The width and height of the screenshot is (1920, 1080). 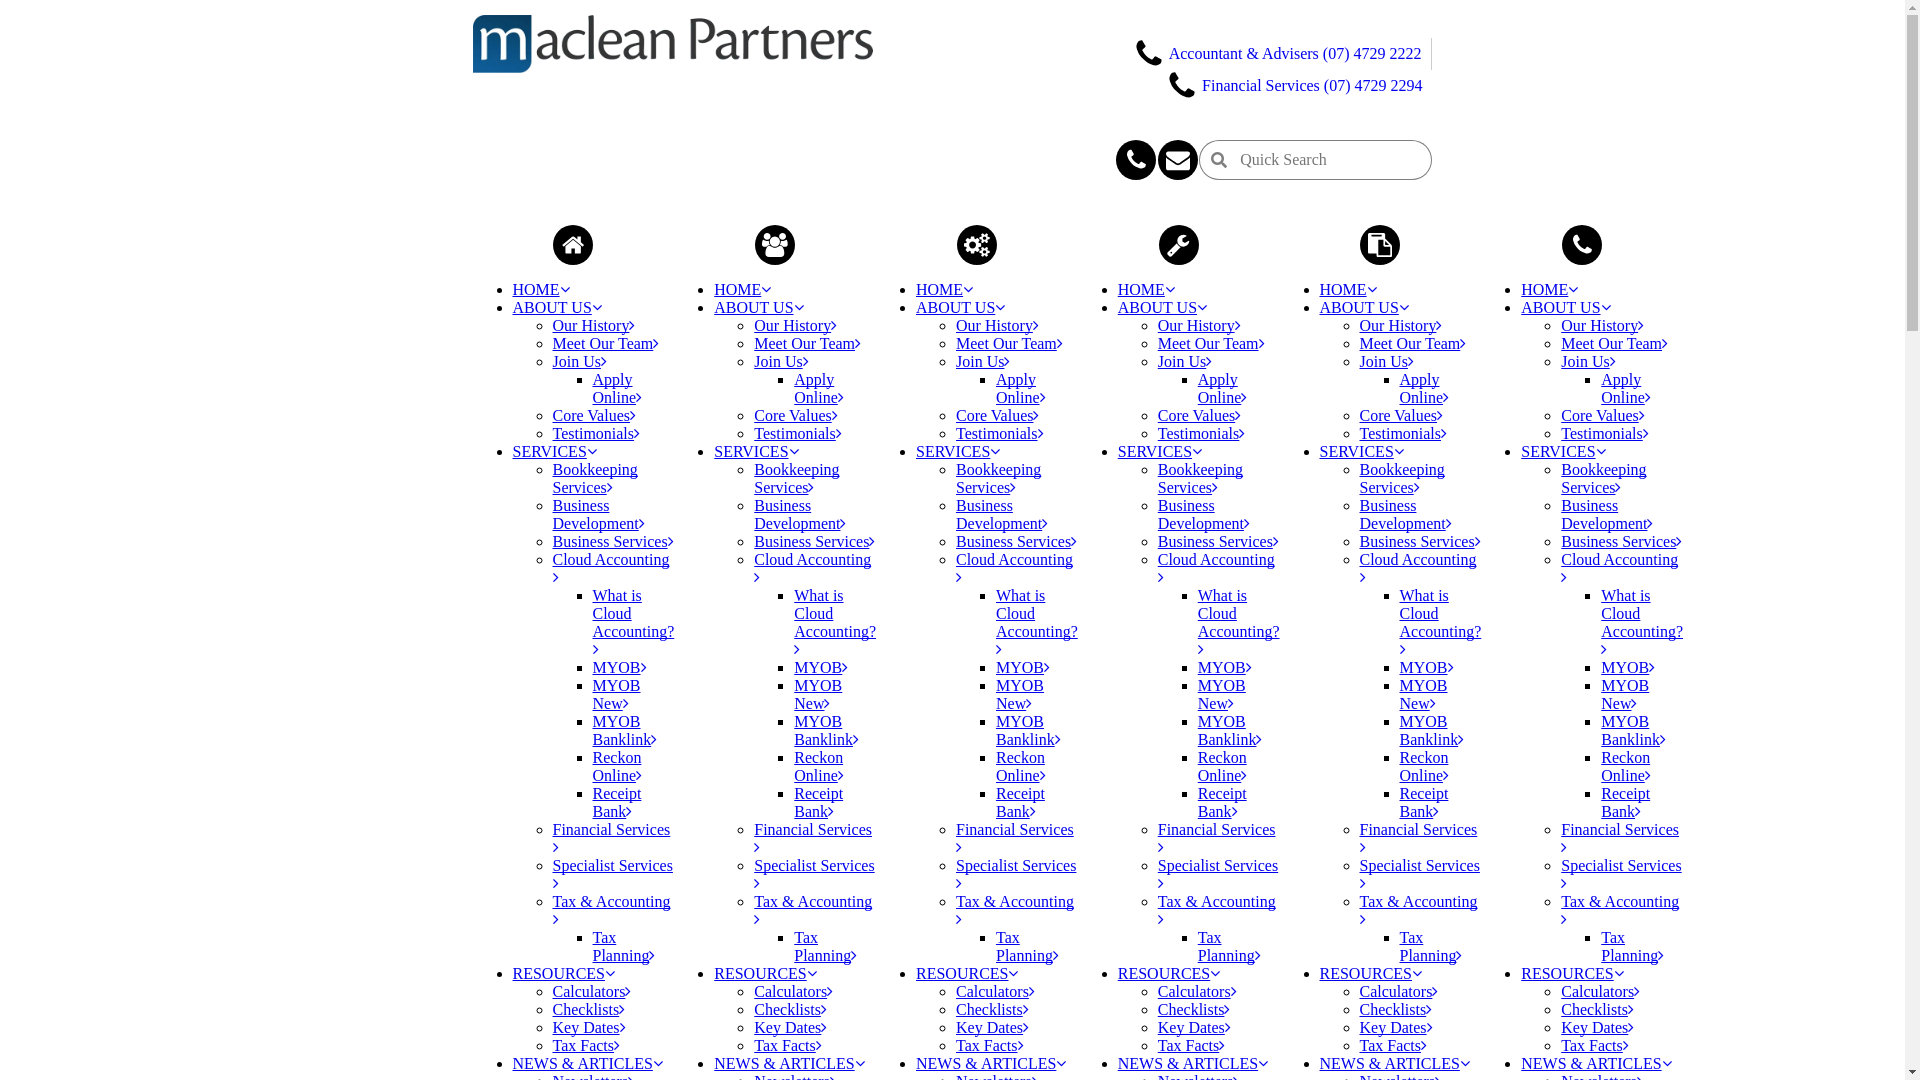 I want to click on 'MYOB Banklink', so click(x=996, y=730).